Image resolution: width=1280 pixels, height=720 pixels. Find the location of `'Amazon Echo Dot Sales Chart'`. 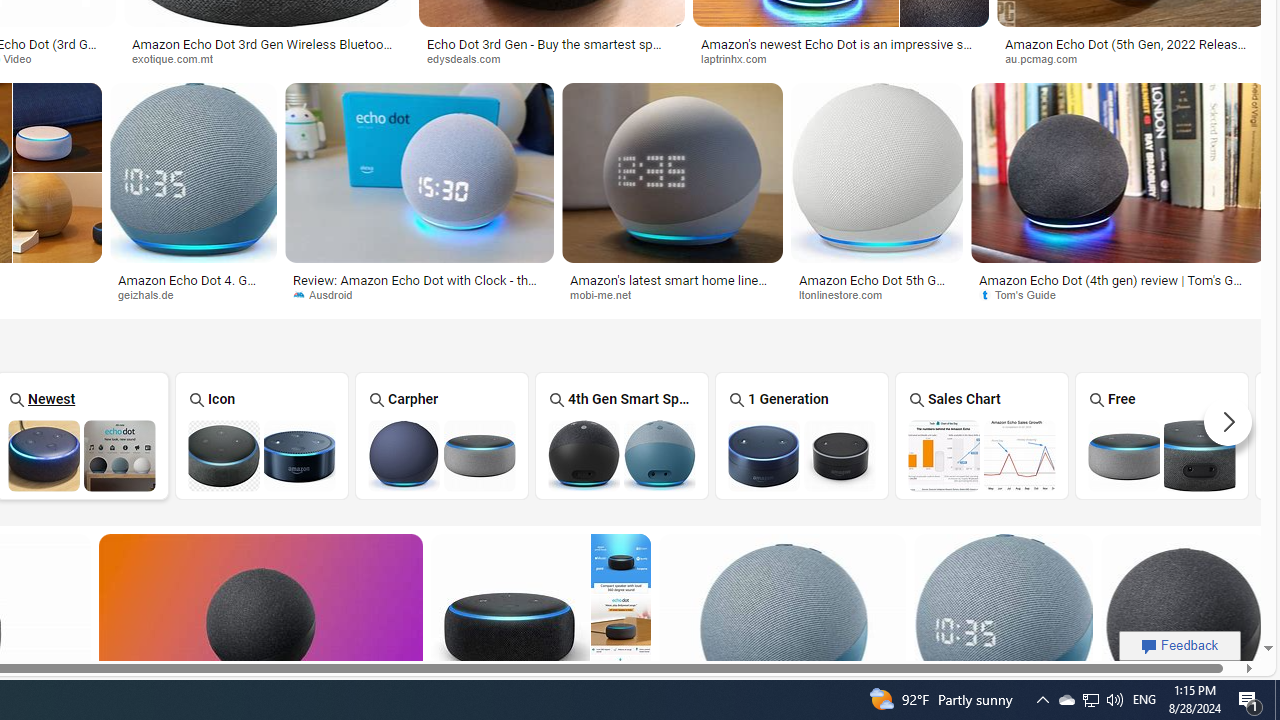

'Amazon Echo Dot Sales Chart' is located at coordinates (981, 455).